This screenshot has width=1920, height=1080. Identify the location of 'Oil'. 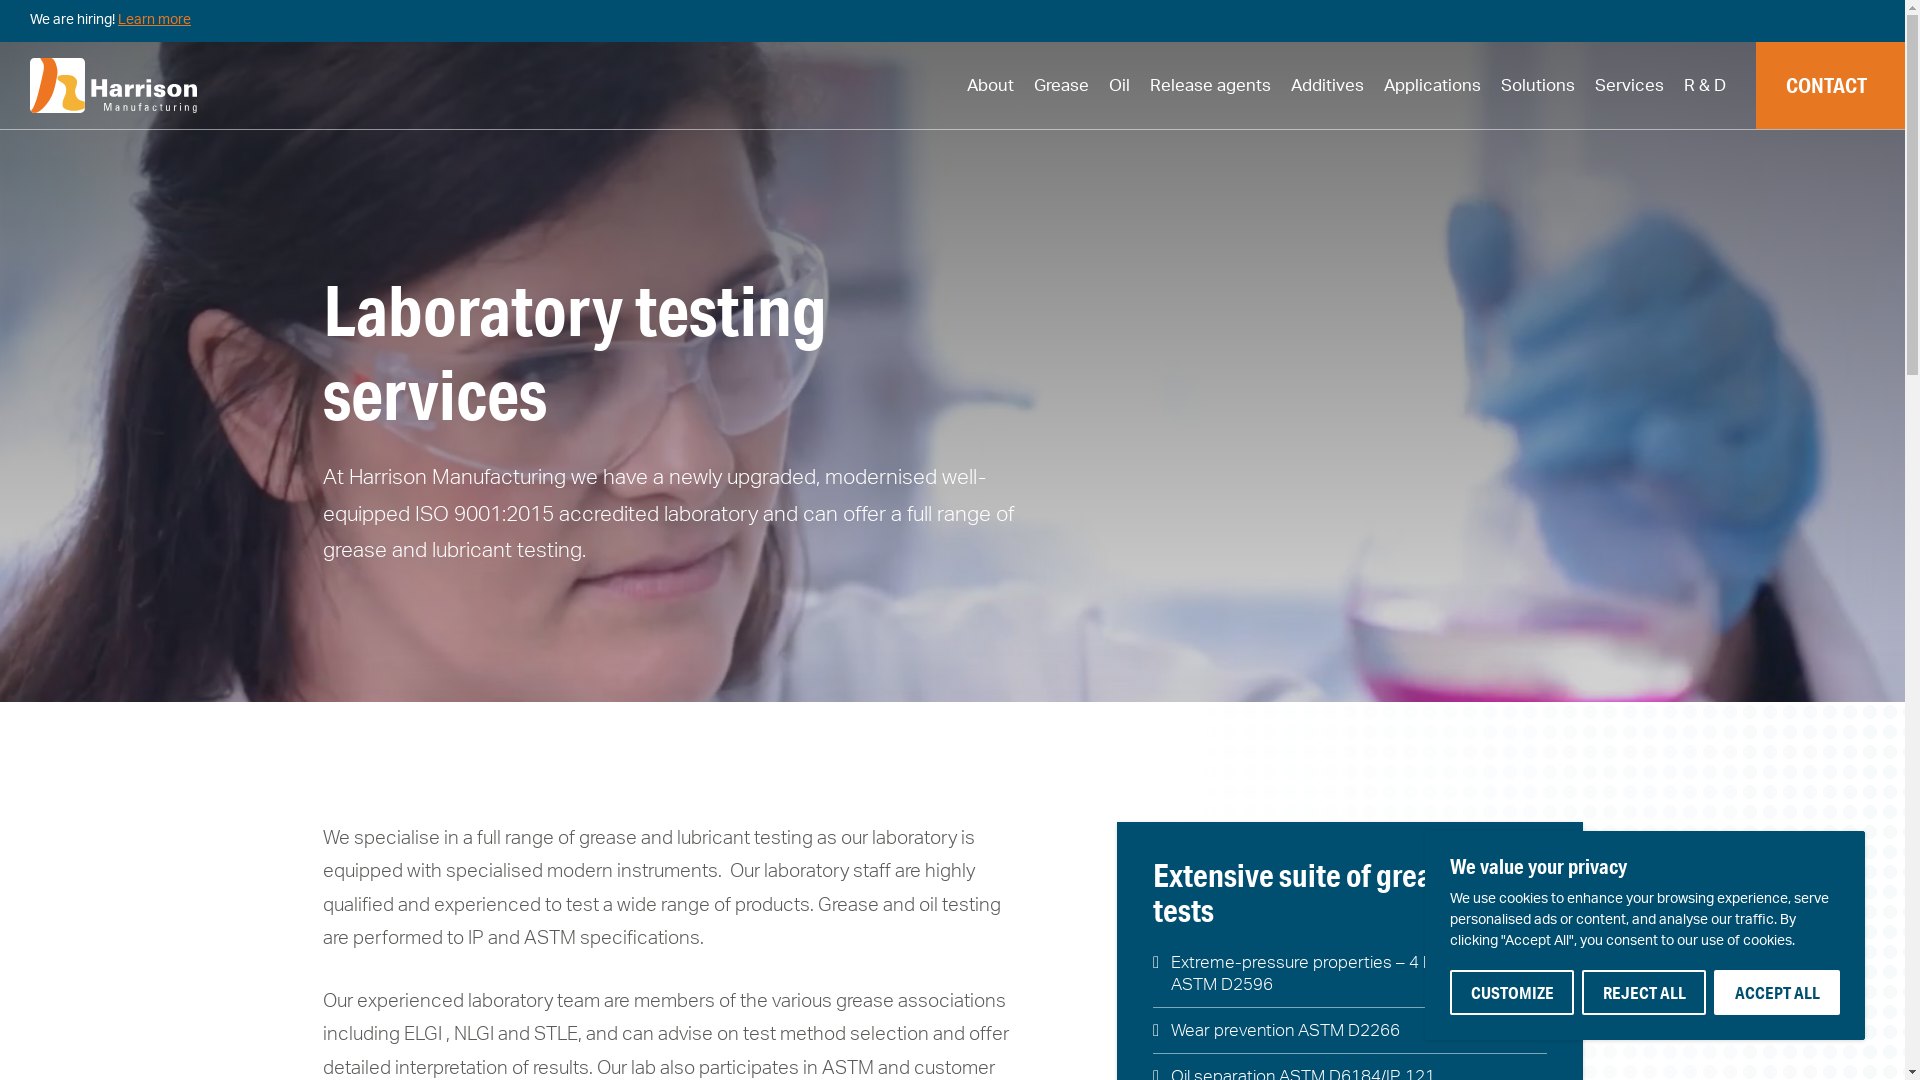
(1118, 84).